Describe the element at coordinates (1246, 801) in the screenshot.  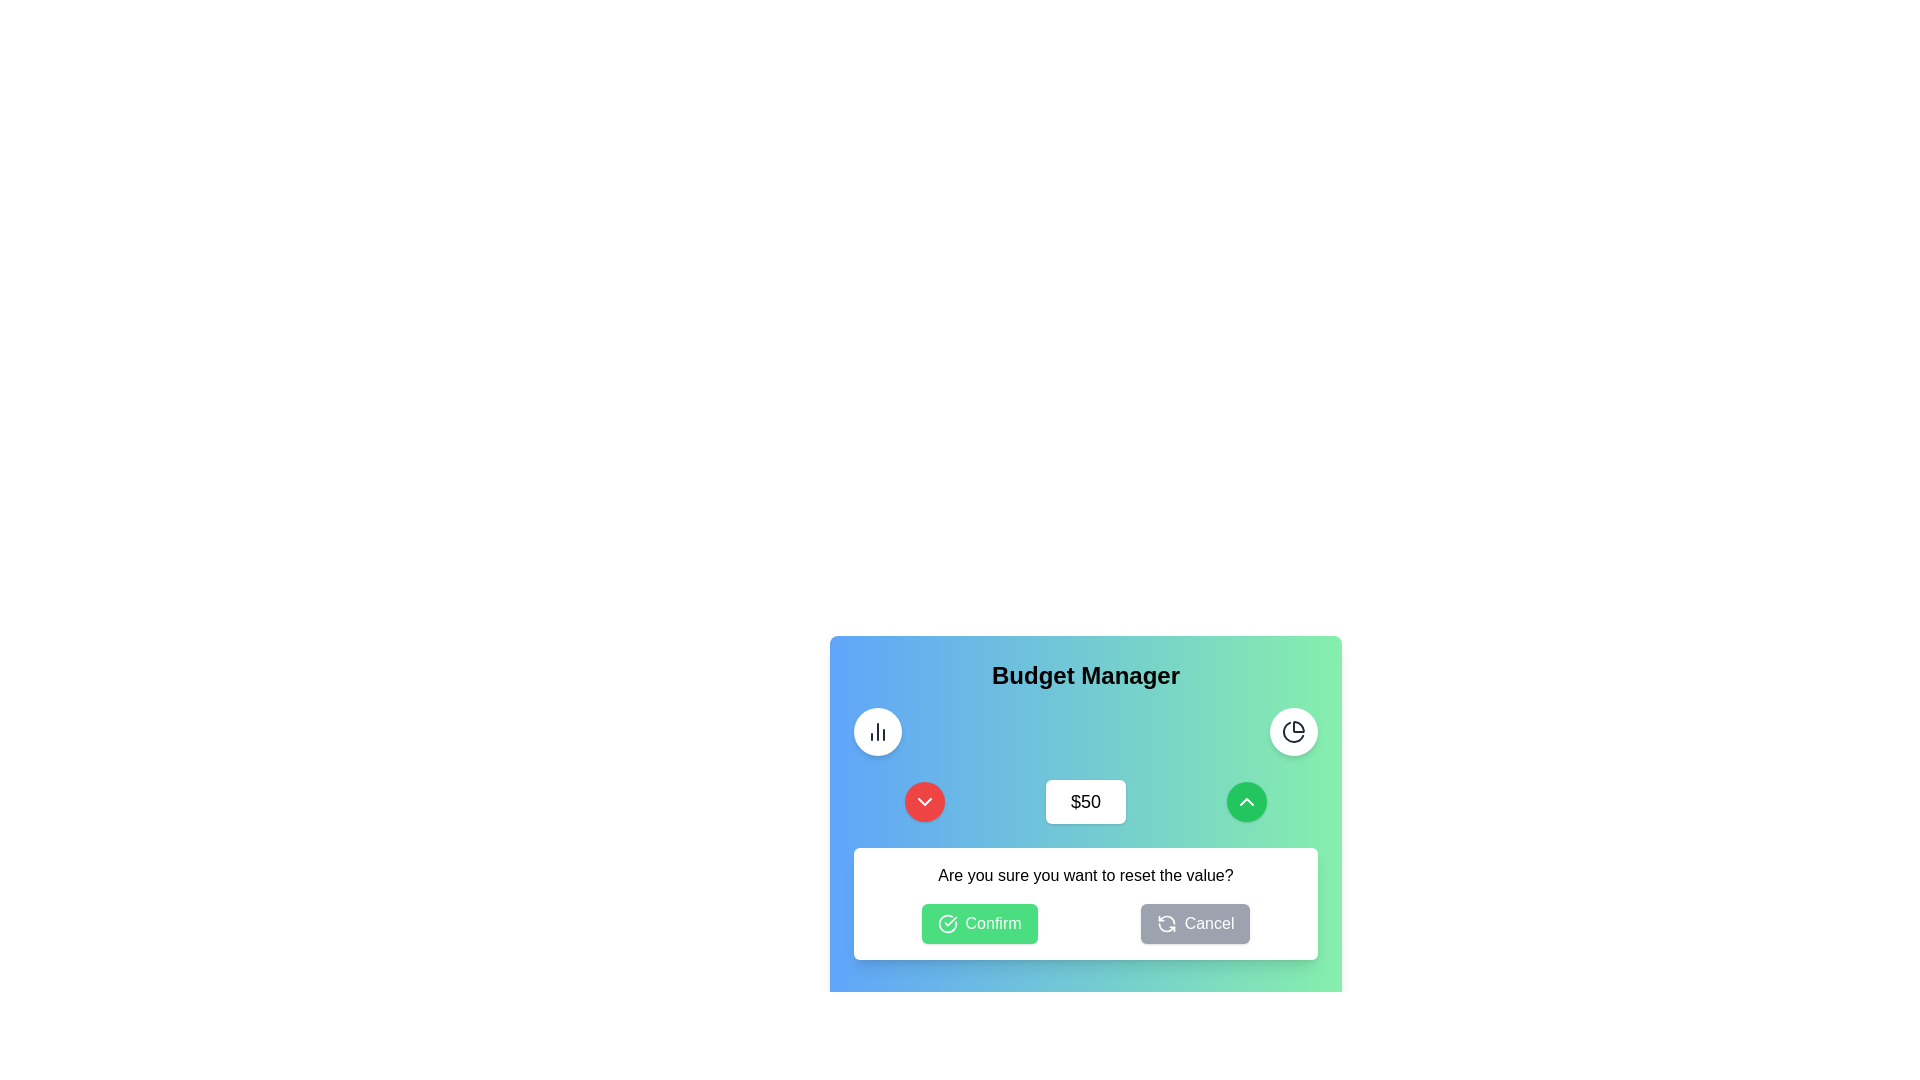
I see `the icon within the green circular button located in the upper-right quadrant of the floating card interface to increment the numeric value nearby` at that location.